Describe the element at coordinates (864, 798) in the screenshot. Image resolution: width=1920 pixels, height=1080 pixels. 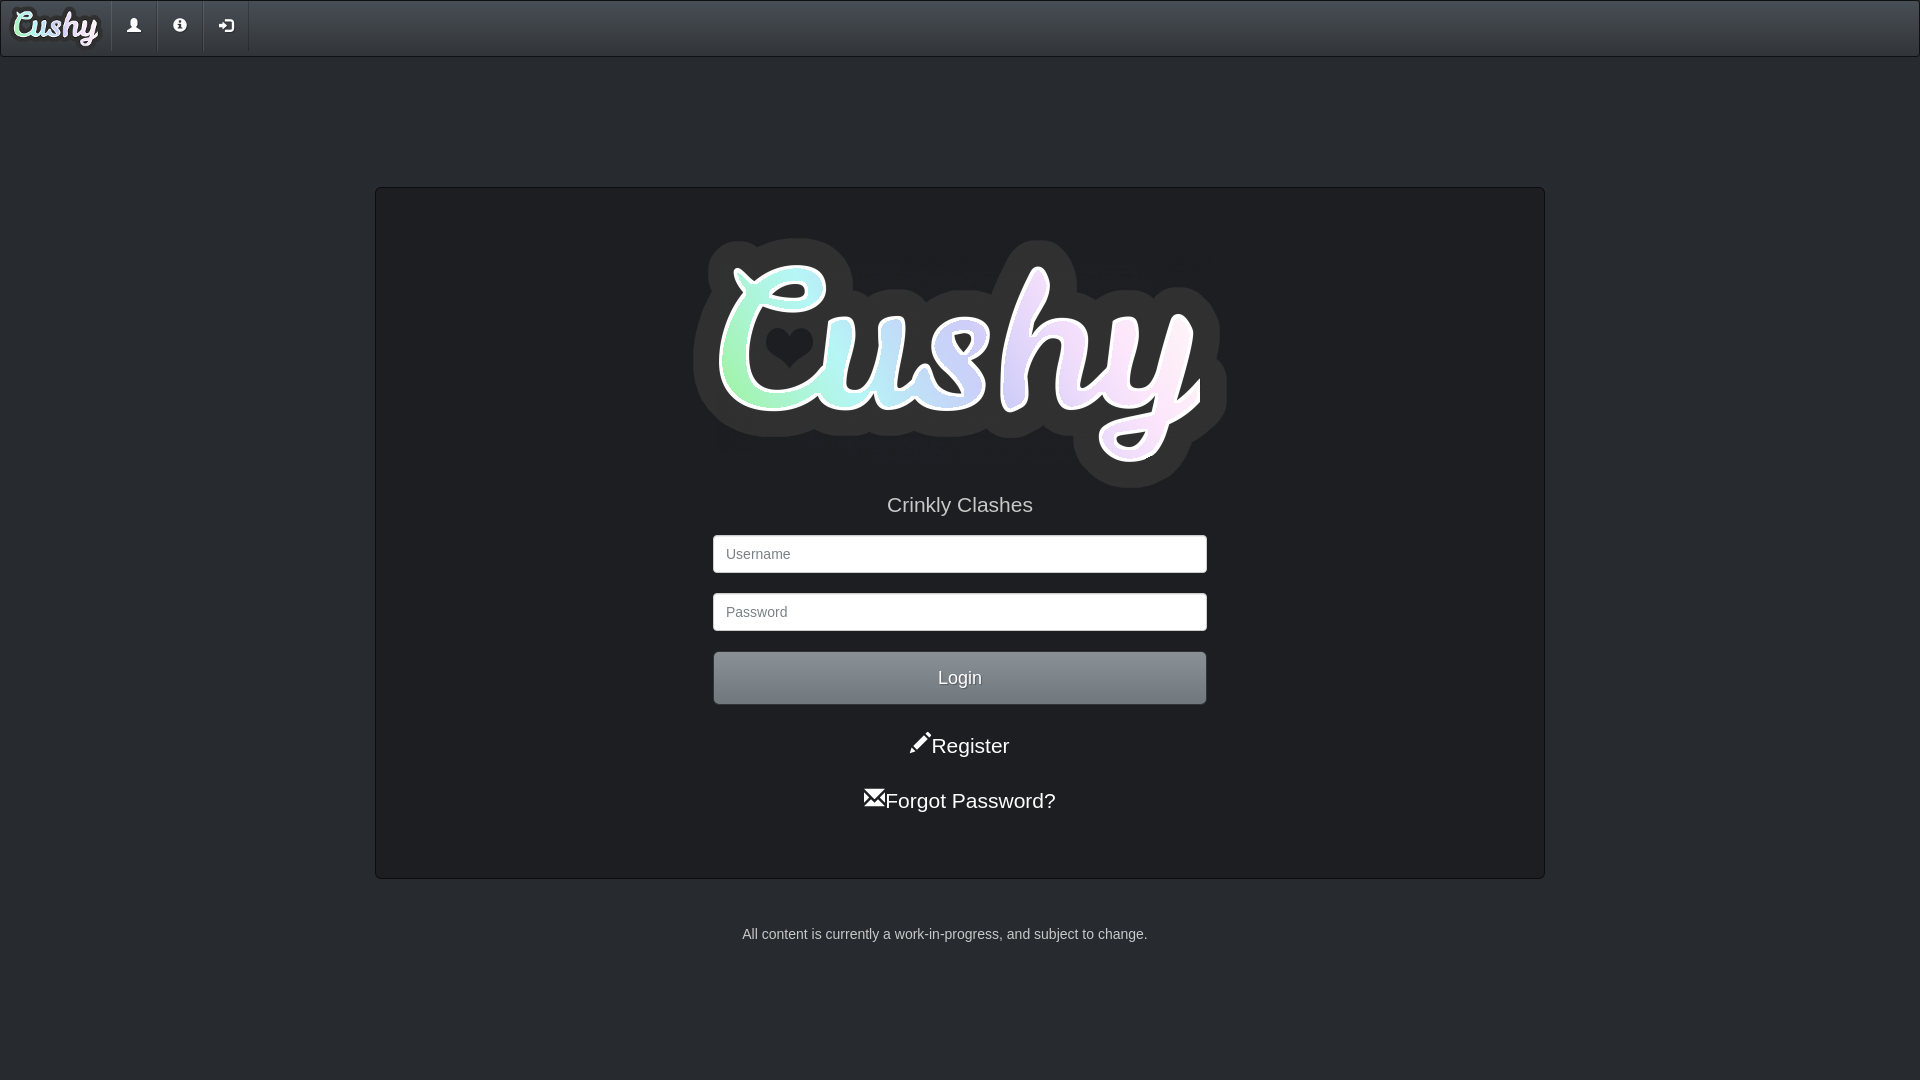
I see `'Forgot Password?'` at that location.